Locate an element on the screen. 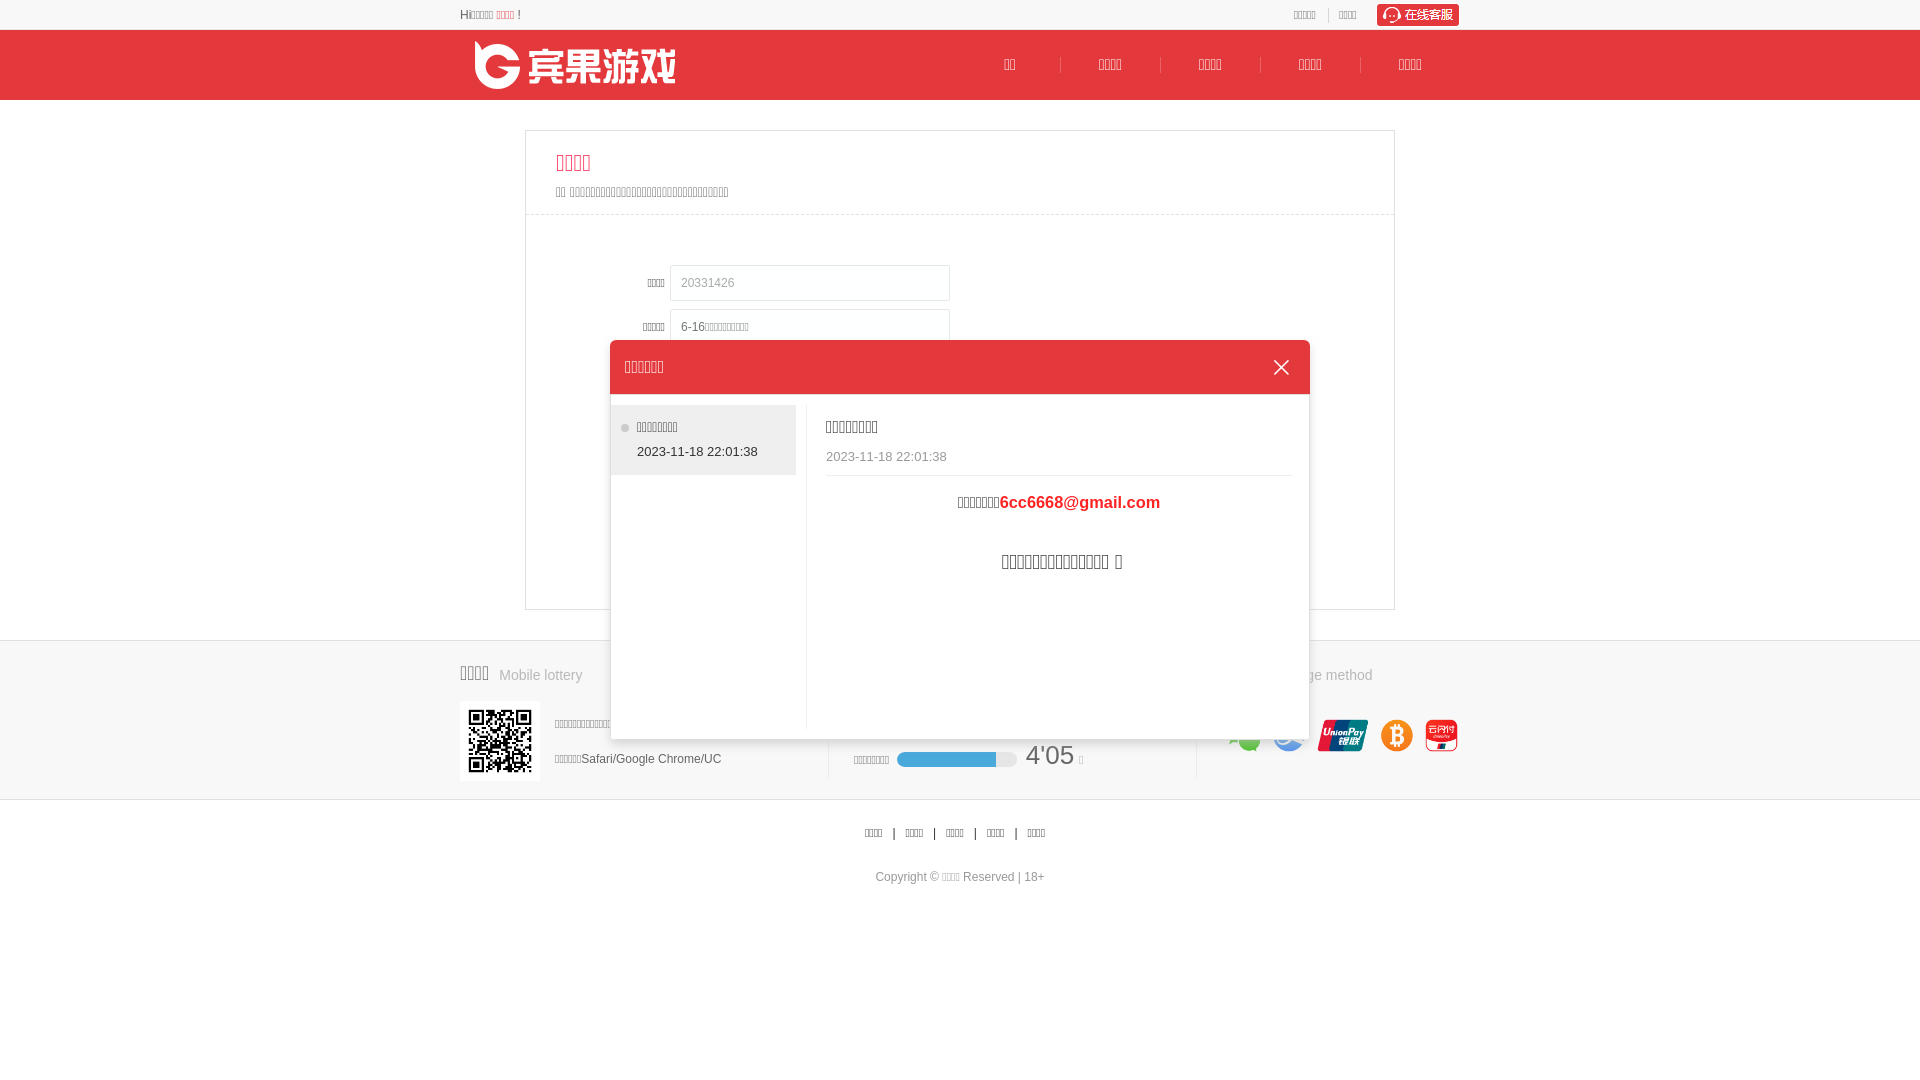 This screenshot has height=1080, width=1920. '|' is located at coordinates (892, 833).